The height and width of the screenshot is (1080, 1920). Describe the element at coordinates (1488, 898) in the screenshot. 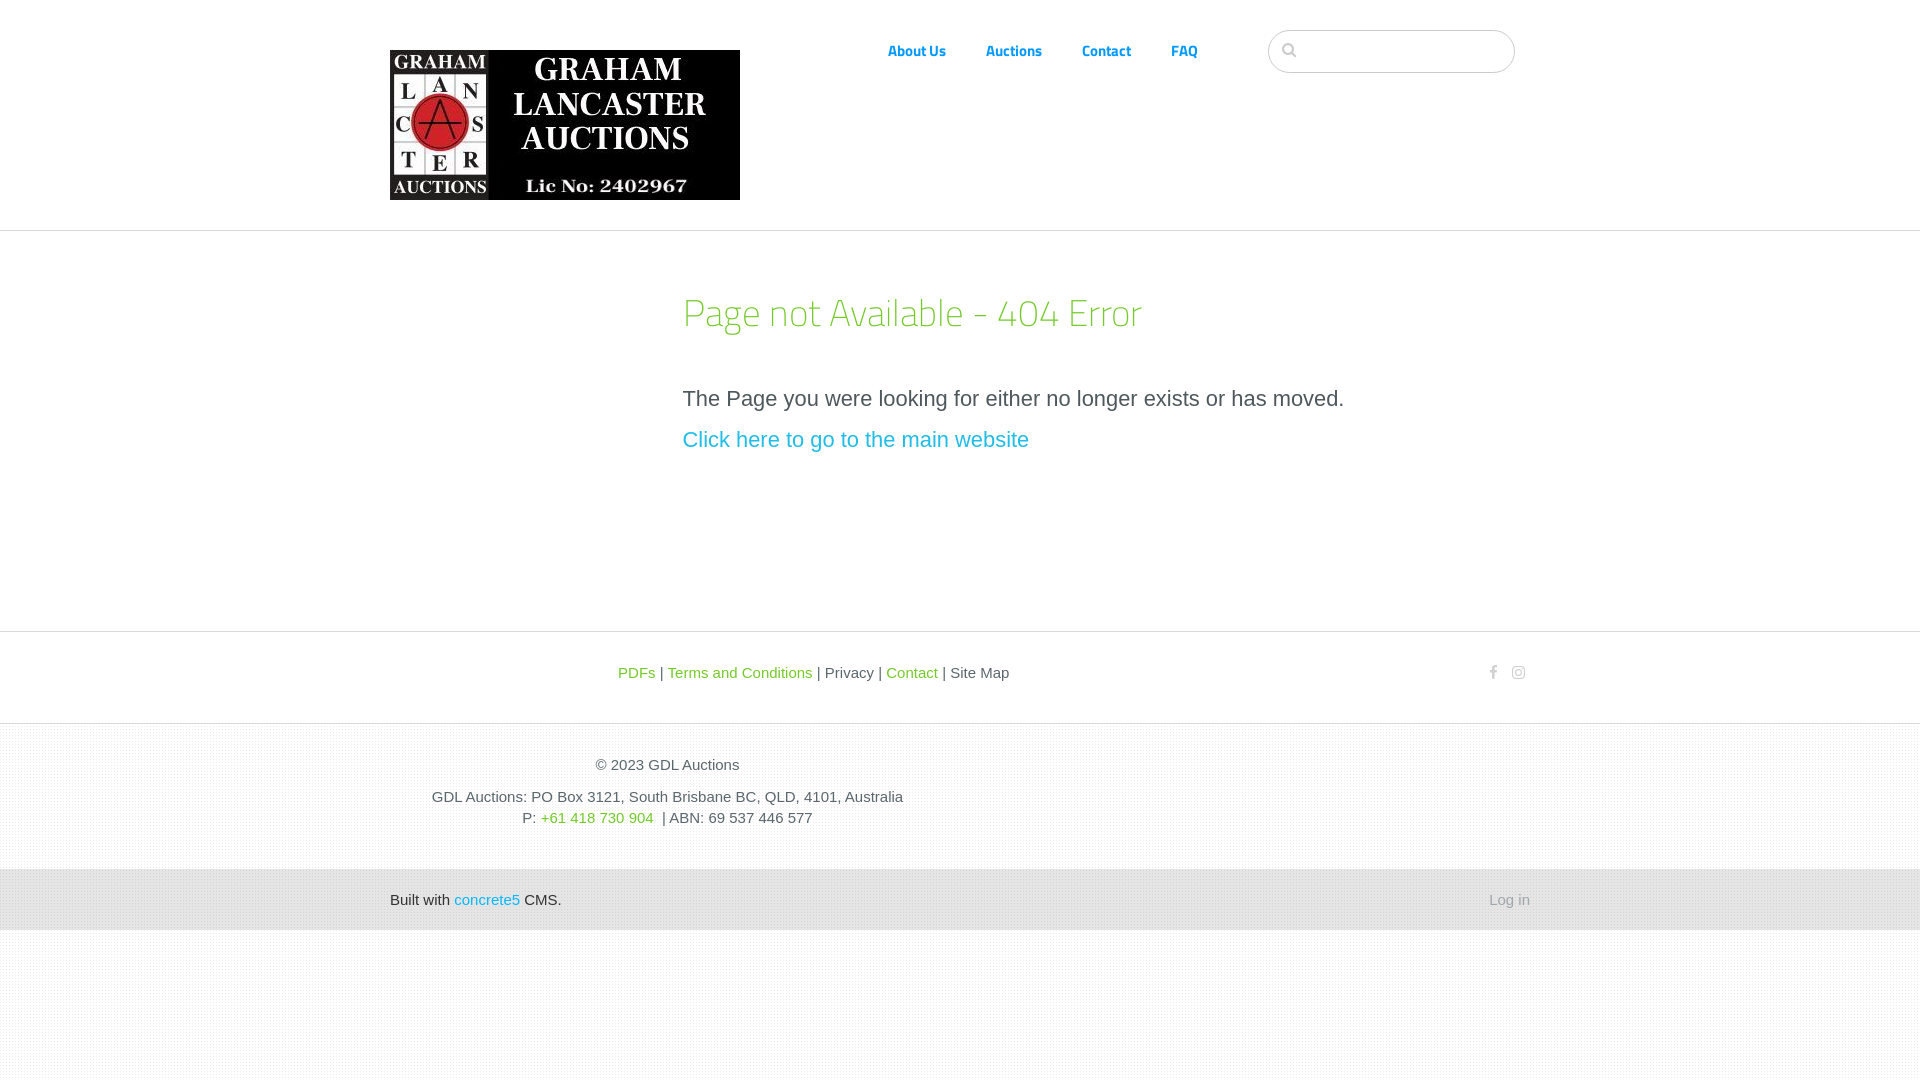

I see `'Log in'` at that location.